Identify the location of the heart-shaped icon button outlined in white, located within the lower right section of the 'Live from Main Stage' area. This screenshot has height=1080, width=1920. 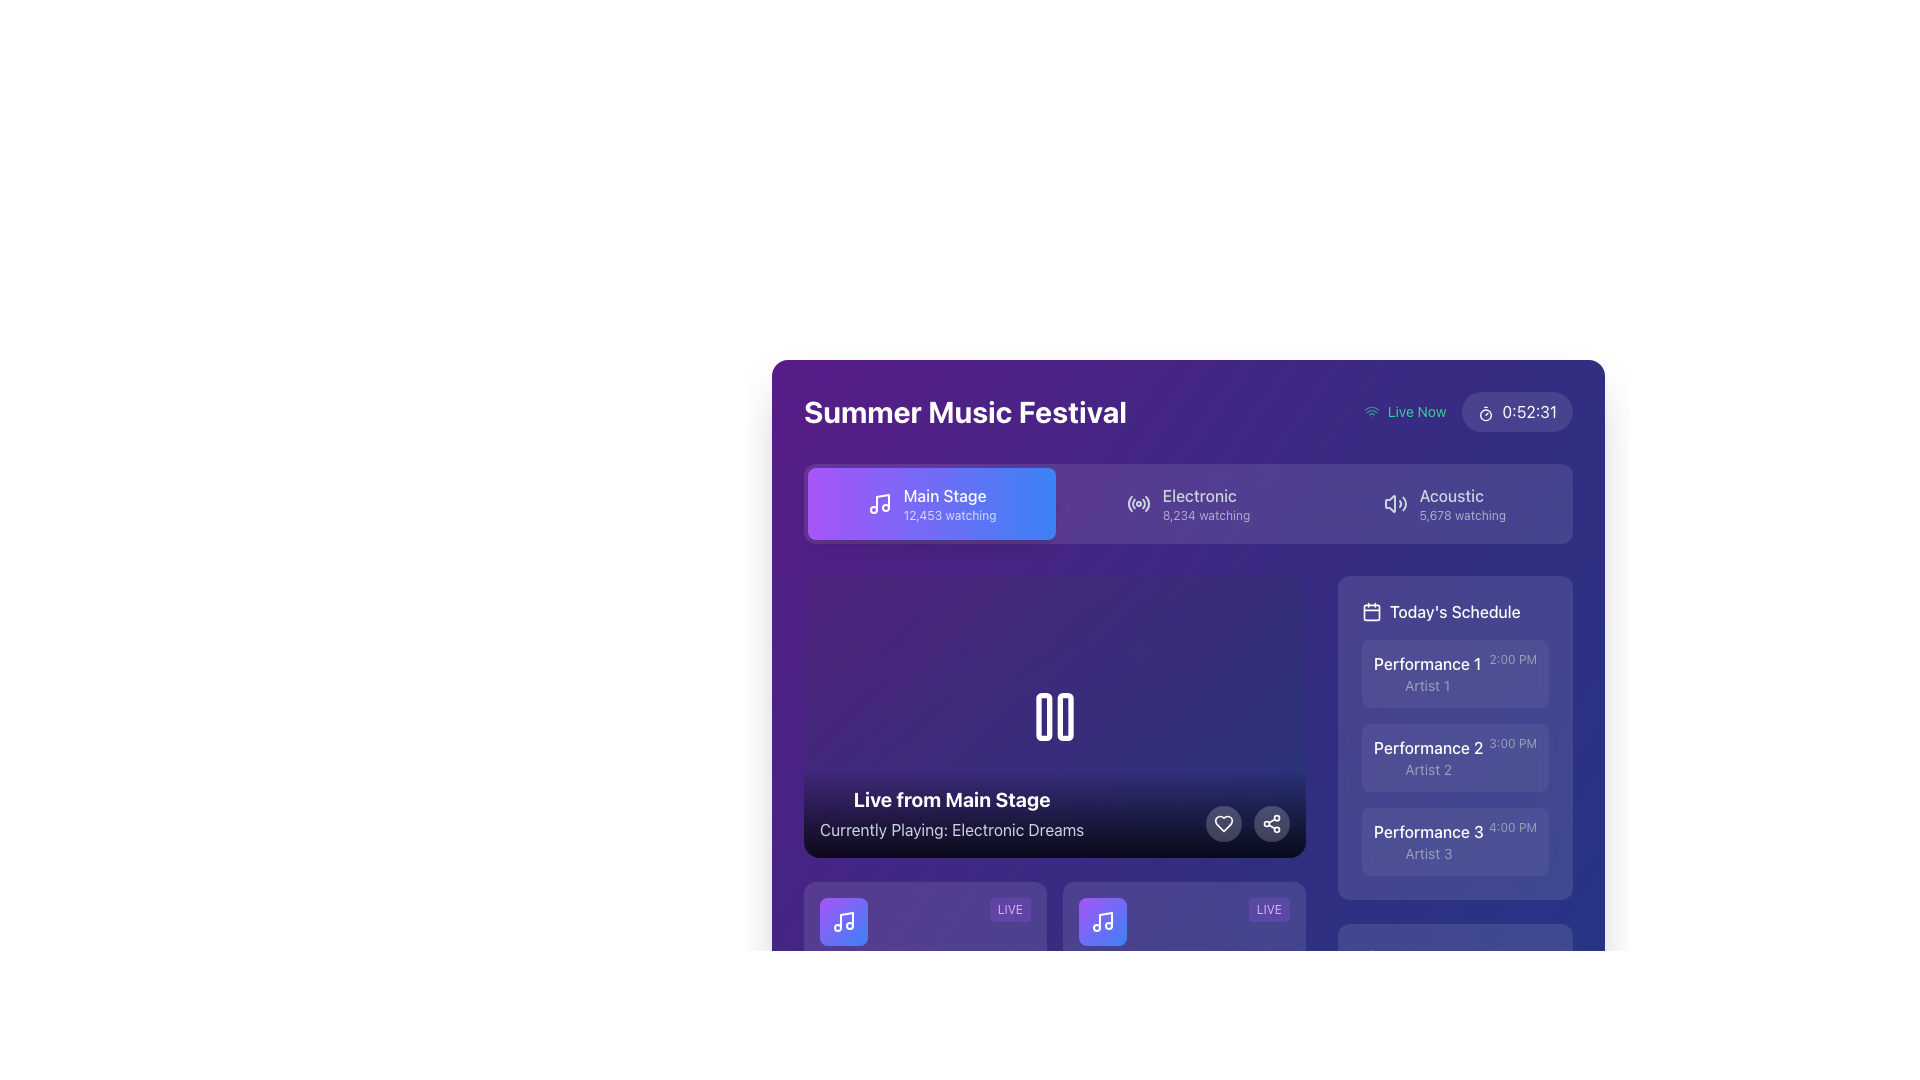
(1223, 824).